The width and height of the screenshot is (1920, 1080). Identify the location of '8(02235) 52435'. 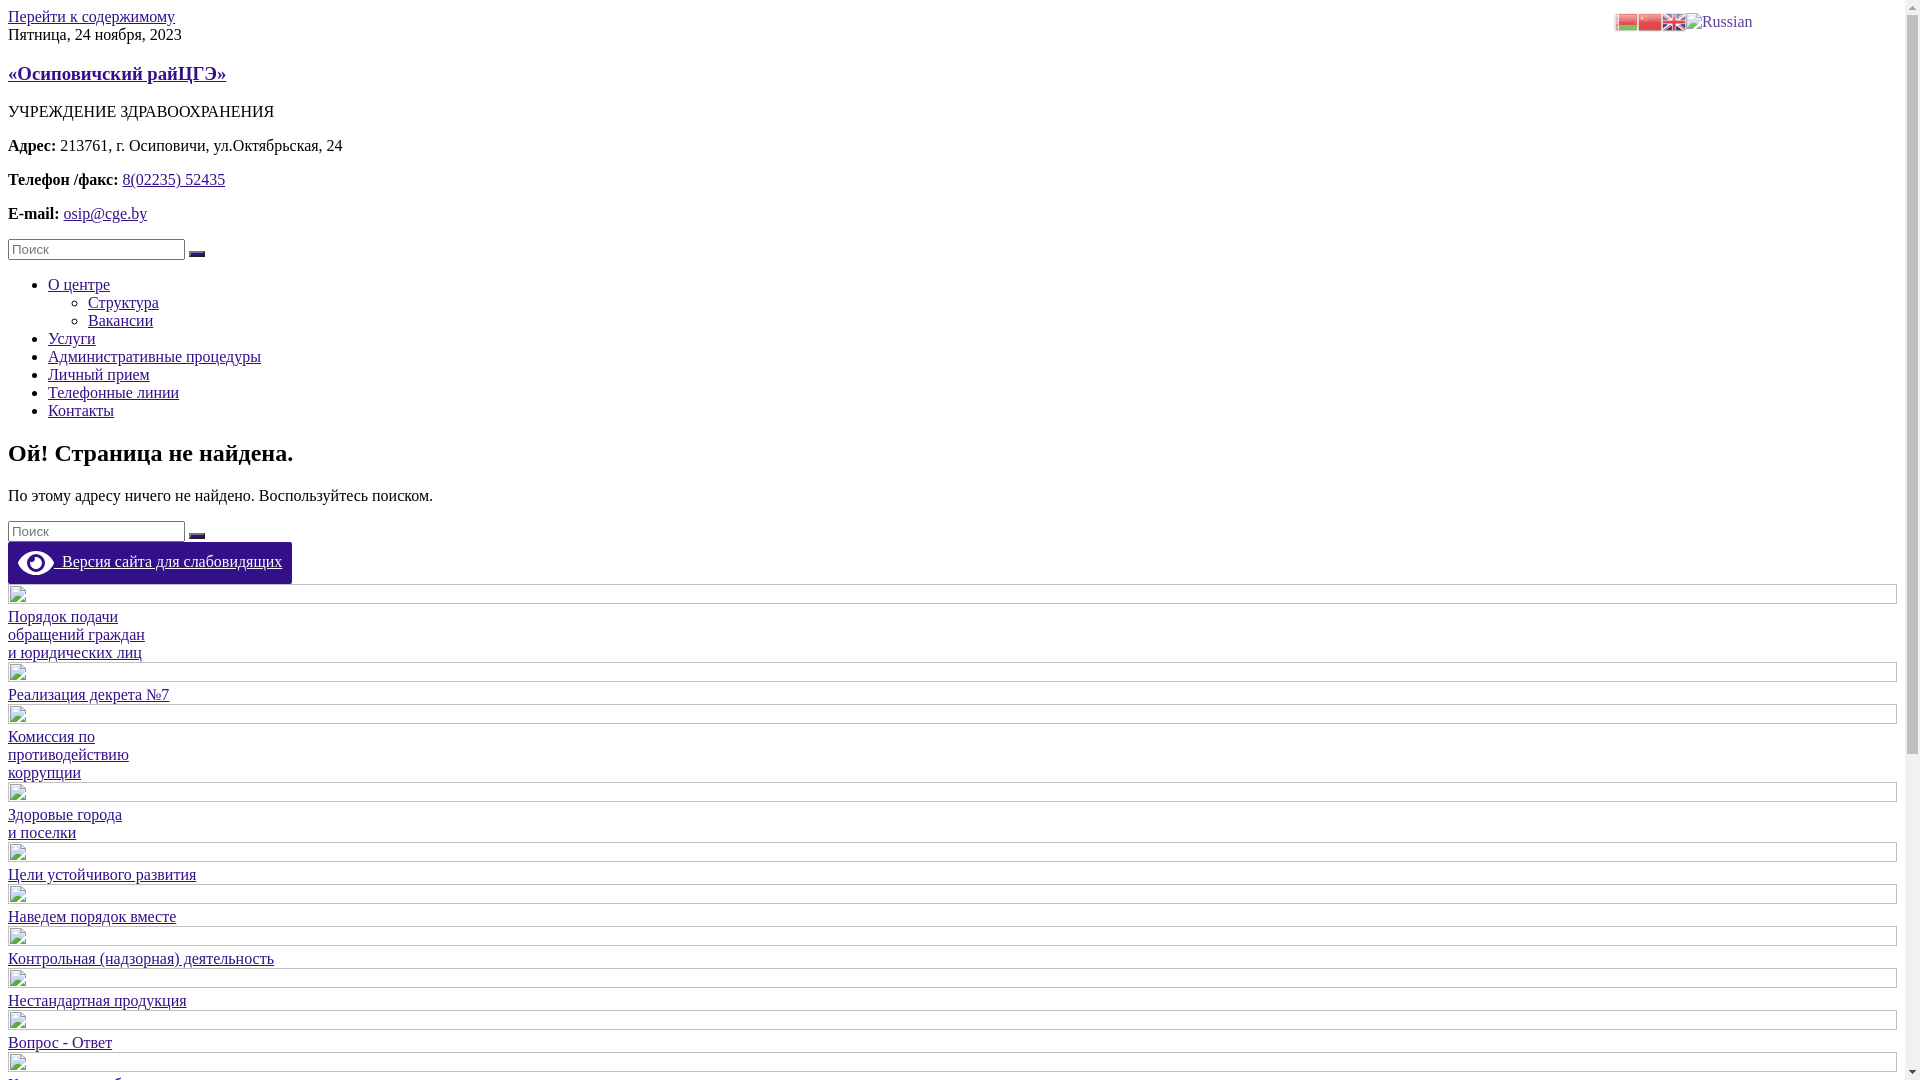
(173, 178).